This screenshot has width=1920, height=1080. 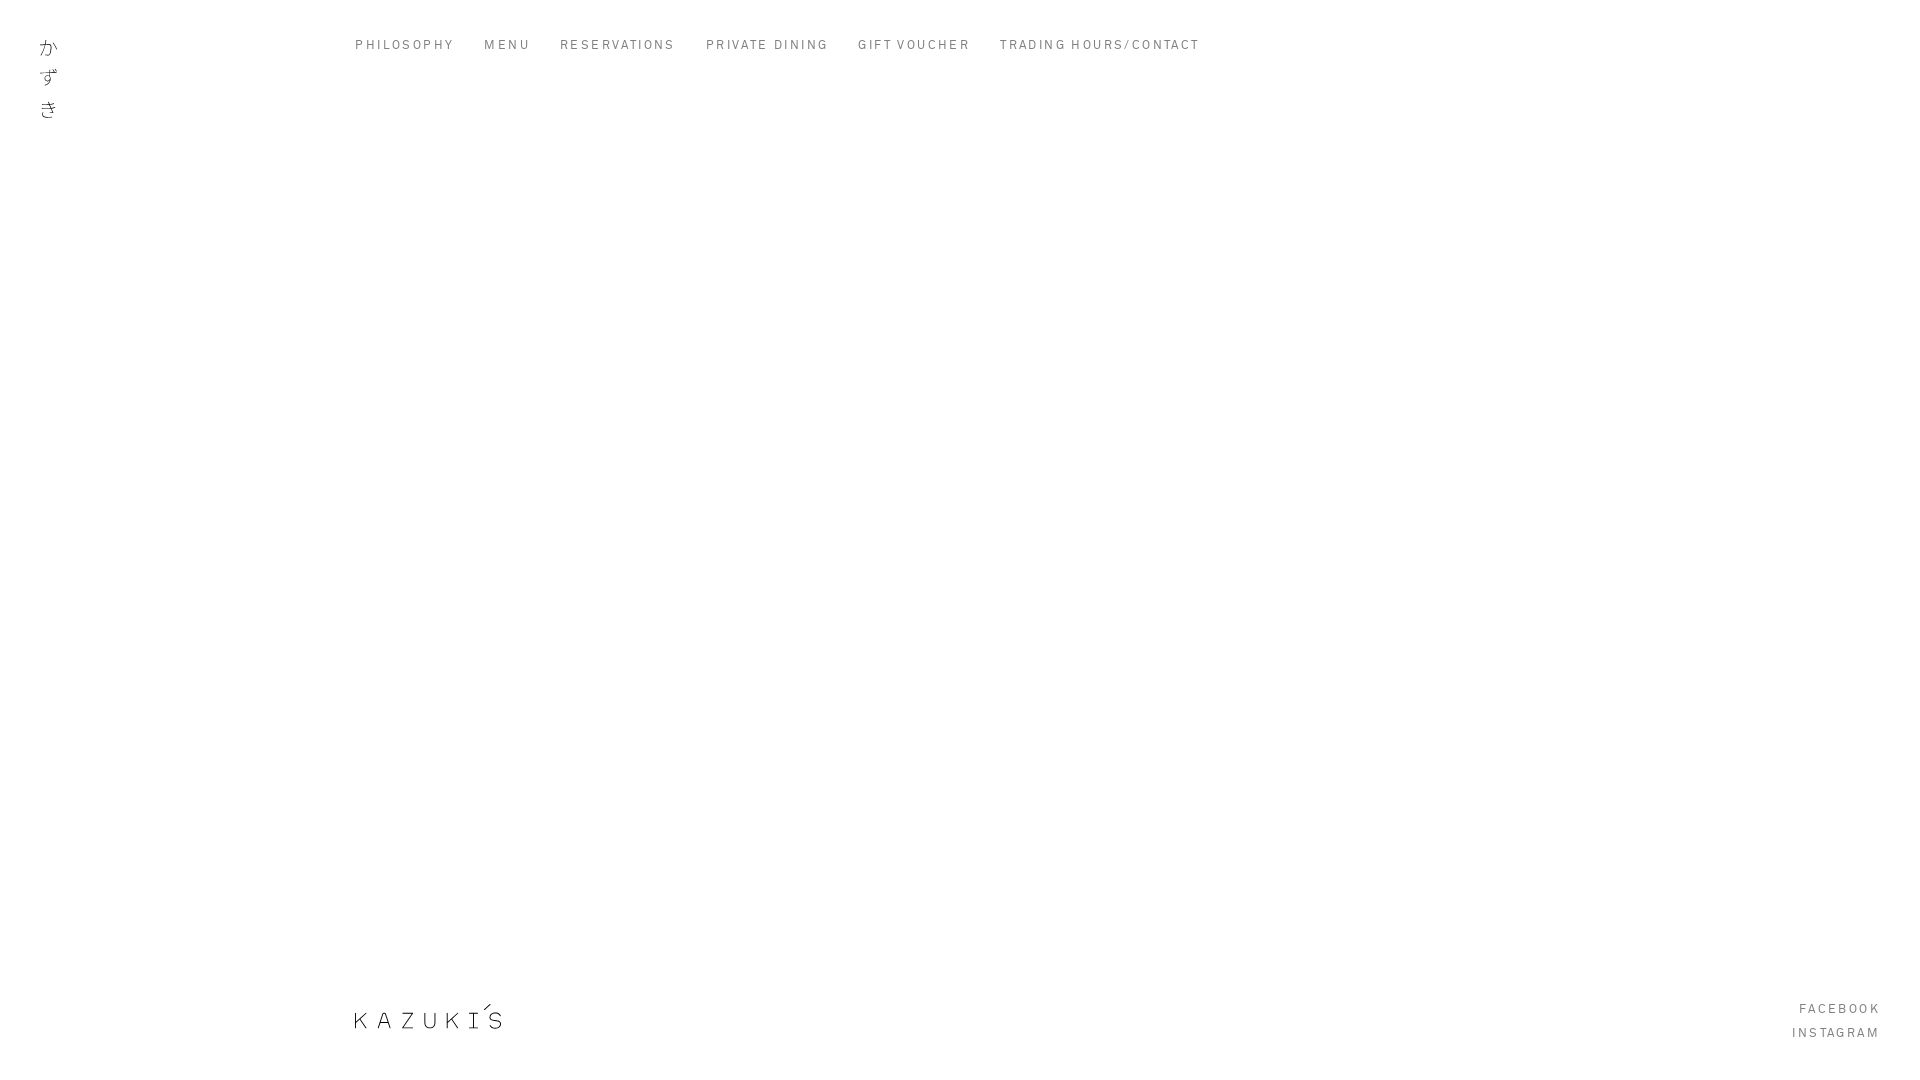 What do you see at coordinates (403, 45) in the screenshot?
I see `'PHILOSOPHY'` at bounding box center [403, 45].